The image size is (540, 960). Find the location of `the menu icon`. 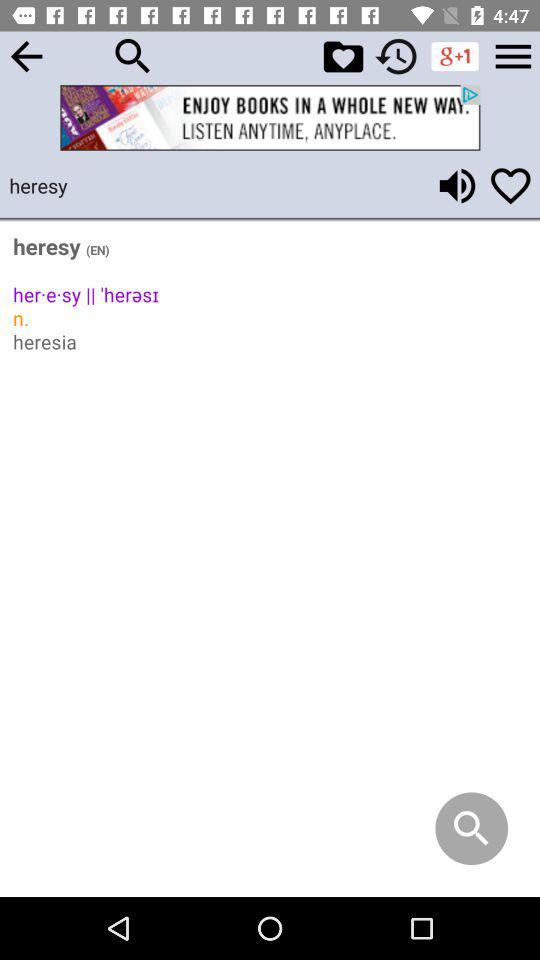

the menu icon is located at coordinates (513, 55).